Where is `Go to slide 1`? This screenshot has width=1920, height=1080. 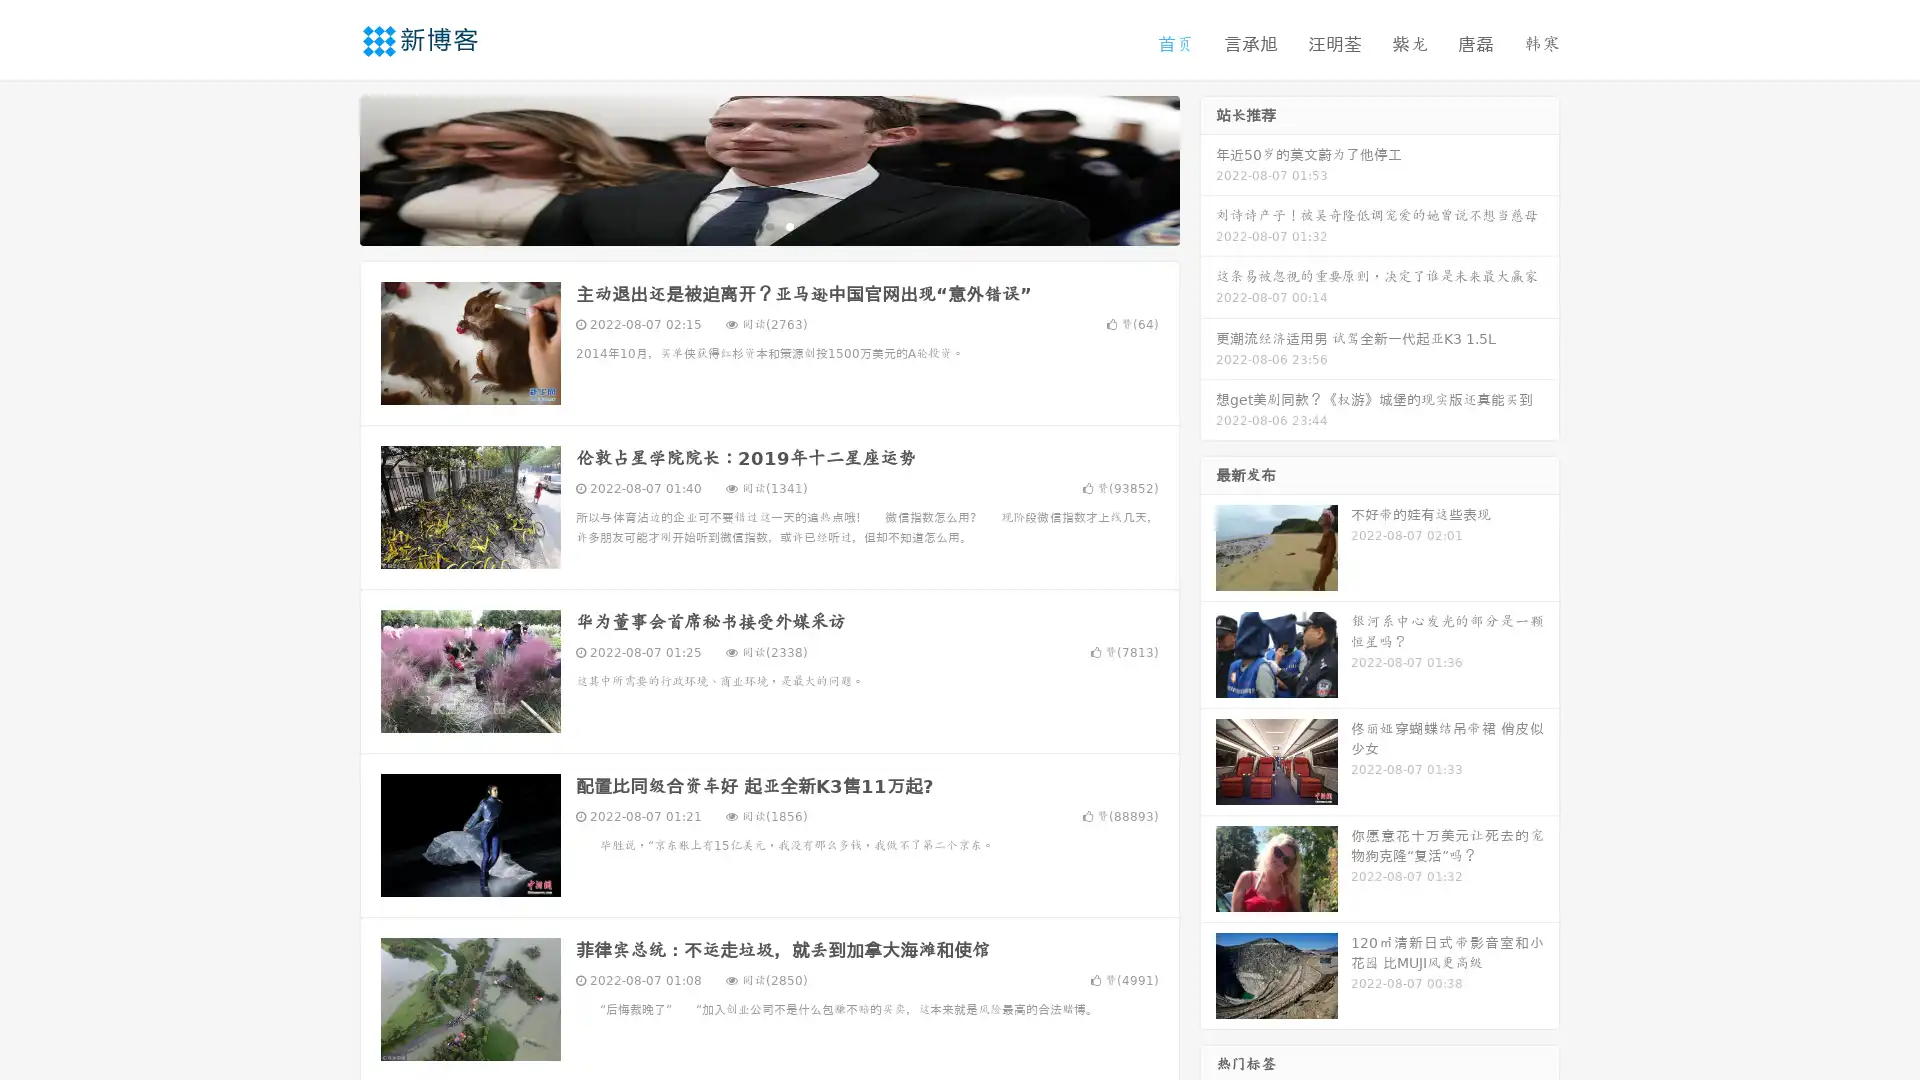
Go to slide 1 is located at coordinates (748, 225).